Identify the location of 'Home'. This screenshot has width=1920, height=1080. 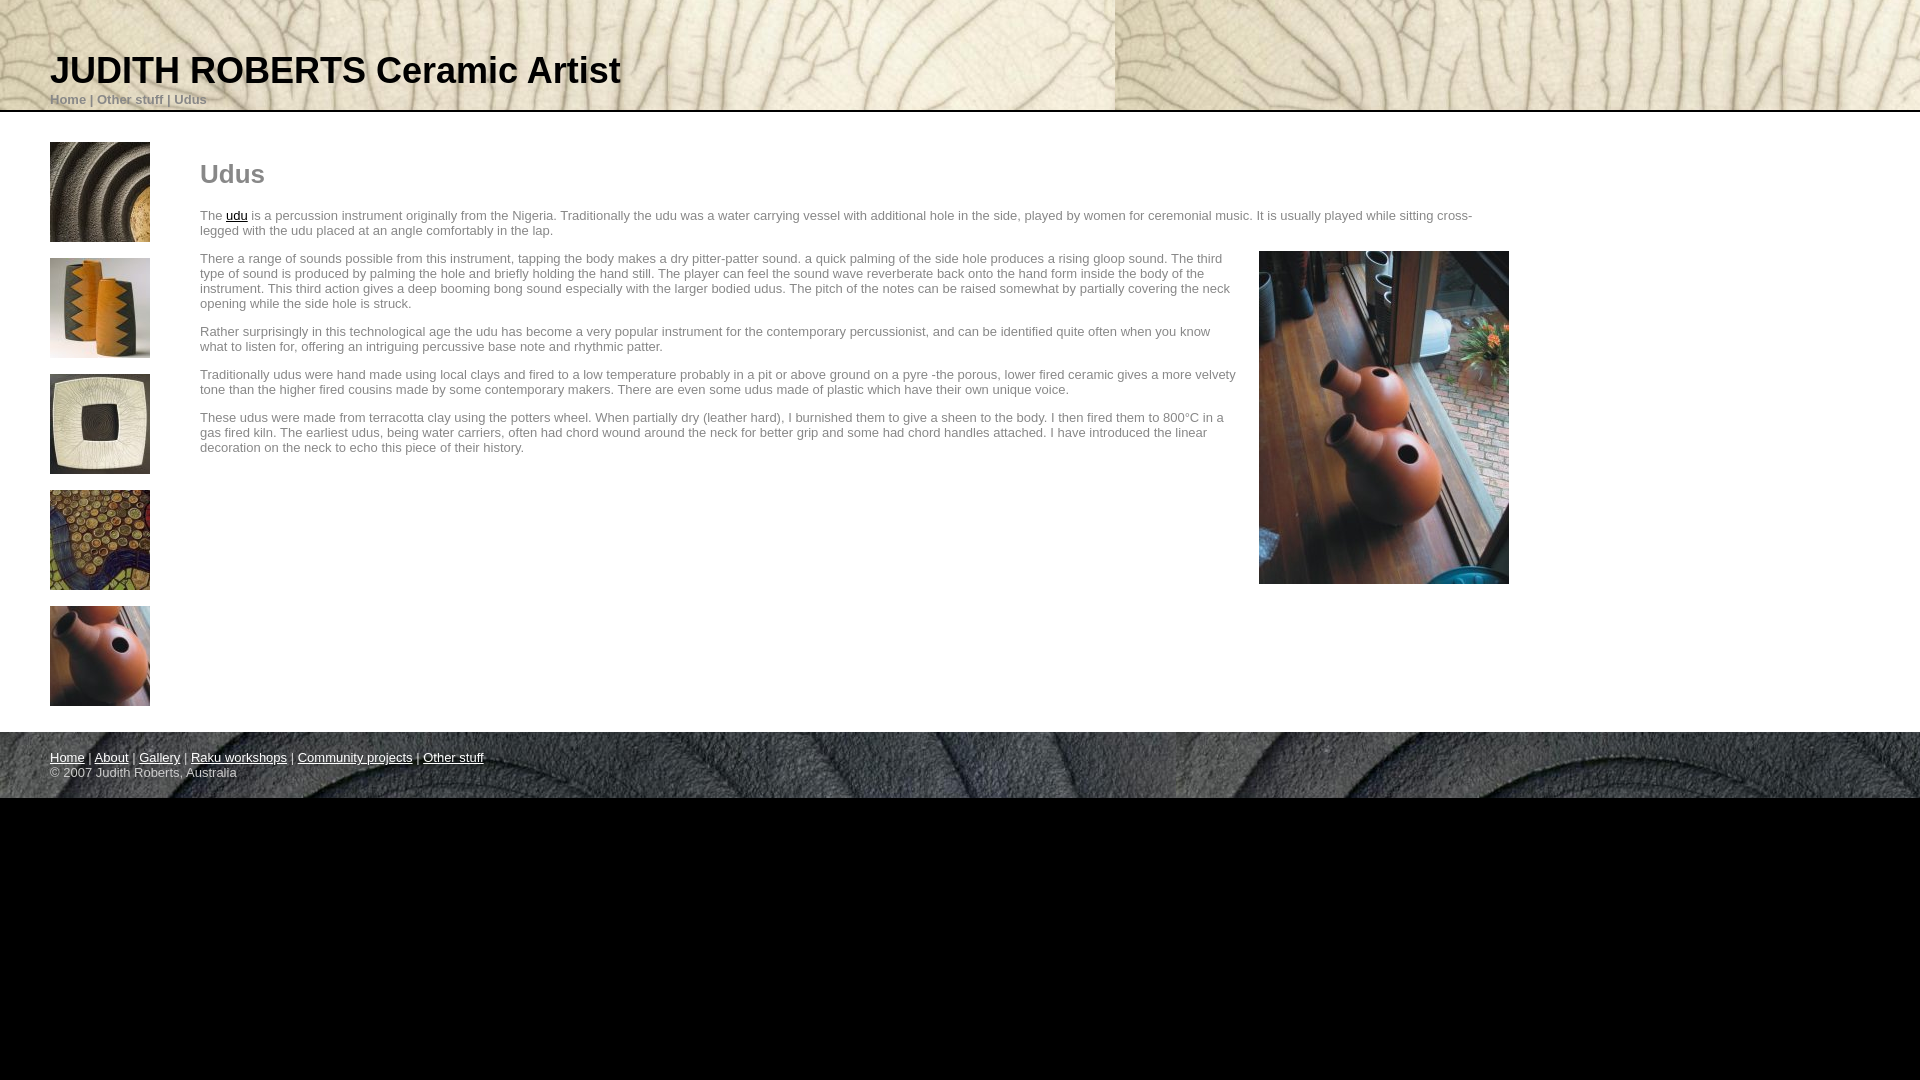
(67, 99).